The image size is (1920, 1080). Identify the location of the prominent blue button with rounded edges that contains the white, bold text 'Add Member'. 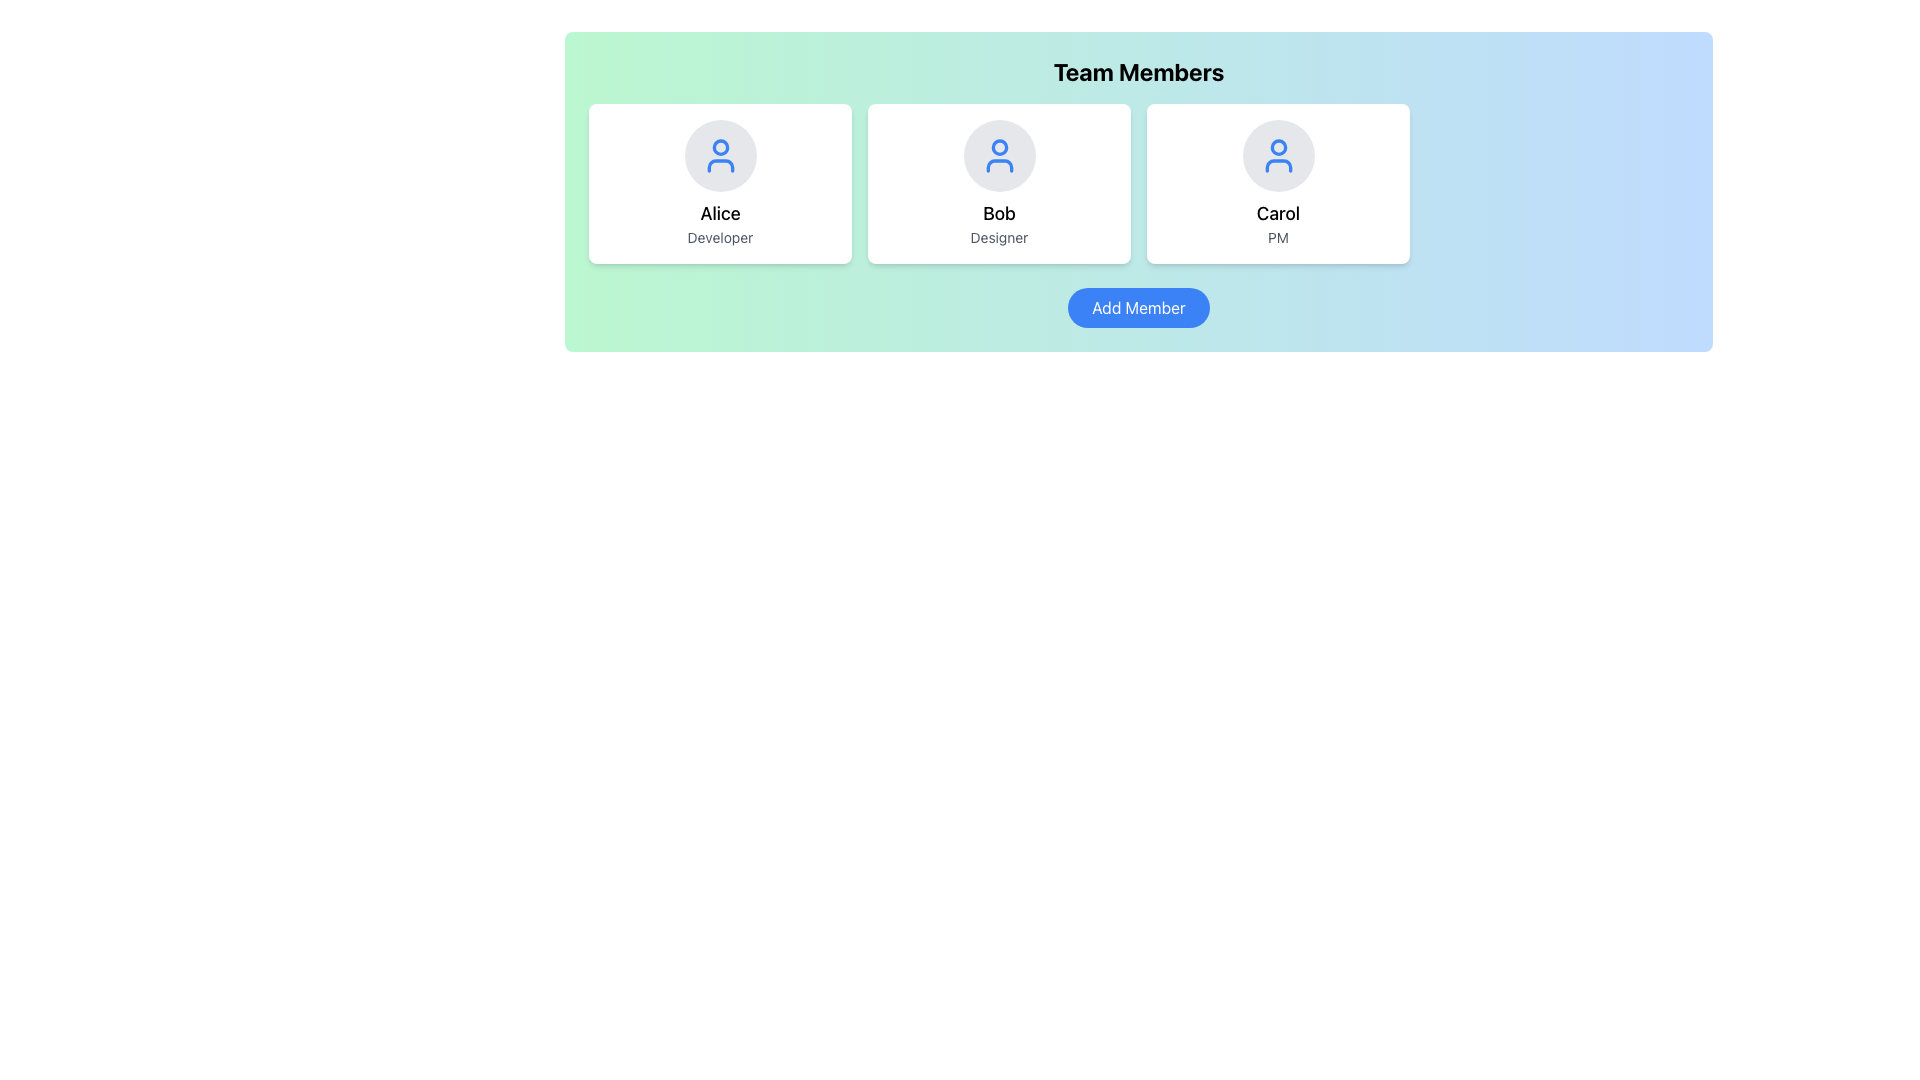
(1138, 308).